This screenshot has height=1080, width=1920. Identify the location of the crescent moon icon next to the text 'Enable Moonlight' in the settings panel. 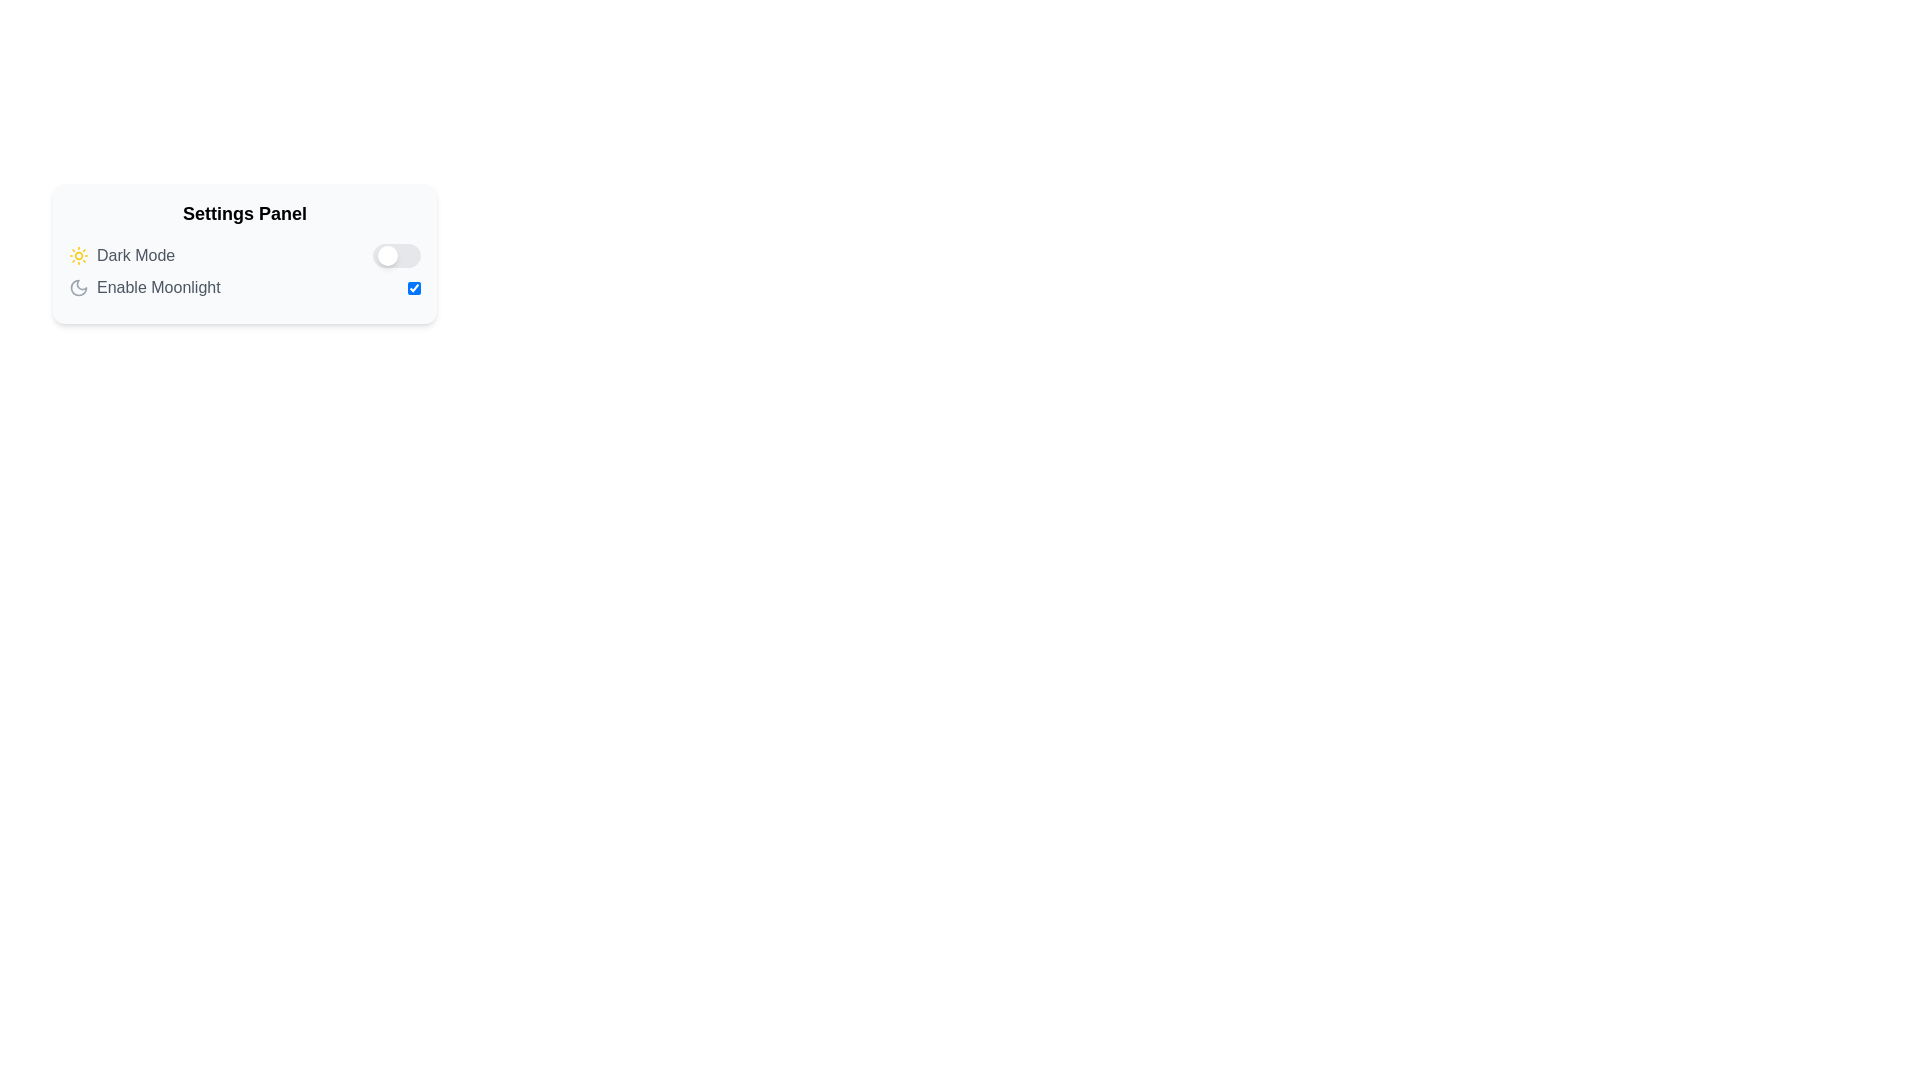
(78, 288).